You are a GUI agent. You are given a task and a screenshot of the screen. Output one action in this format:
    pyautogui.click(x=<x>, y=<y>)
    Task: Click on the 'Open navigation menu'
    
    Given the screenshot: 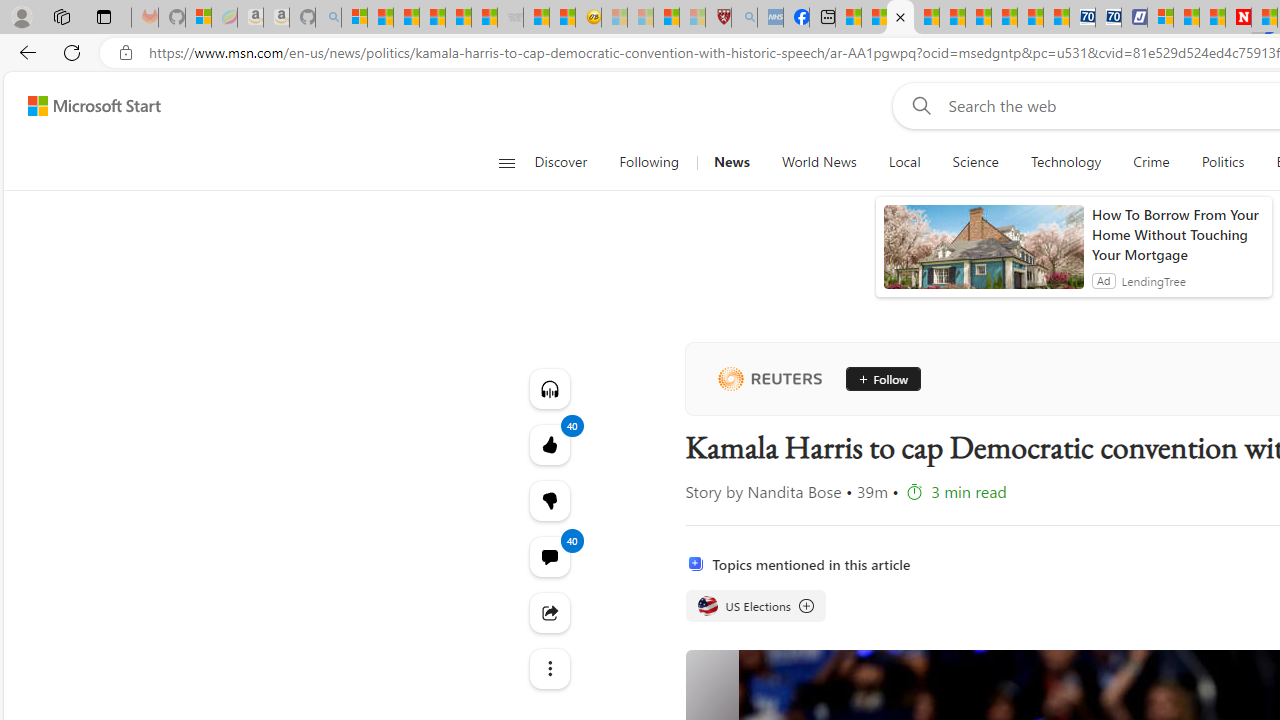 What is the action you would take?
    pyautogui.click(x=506, y=162)
    